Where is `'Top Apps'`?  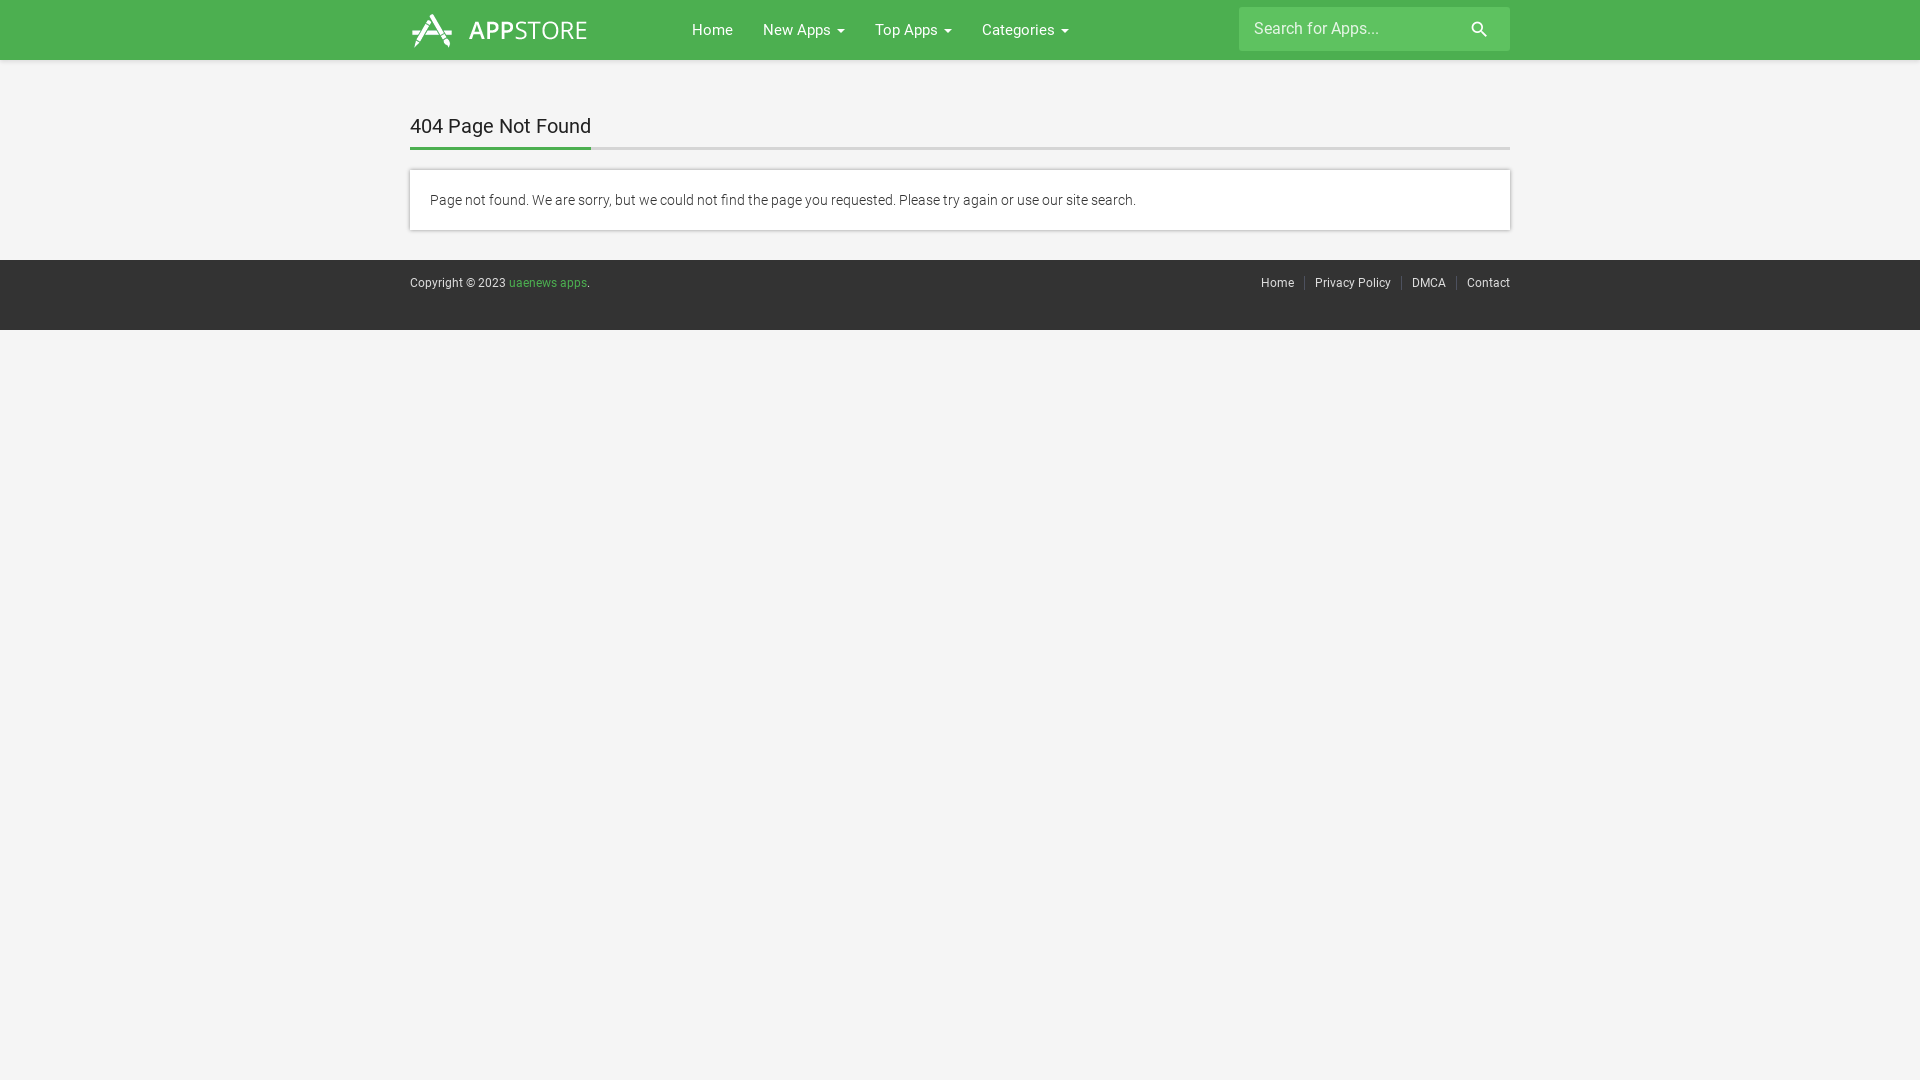
'Top Apps' is located at coordinates (912, 30).